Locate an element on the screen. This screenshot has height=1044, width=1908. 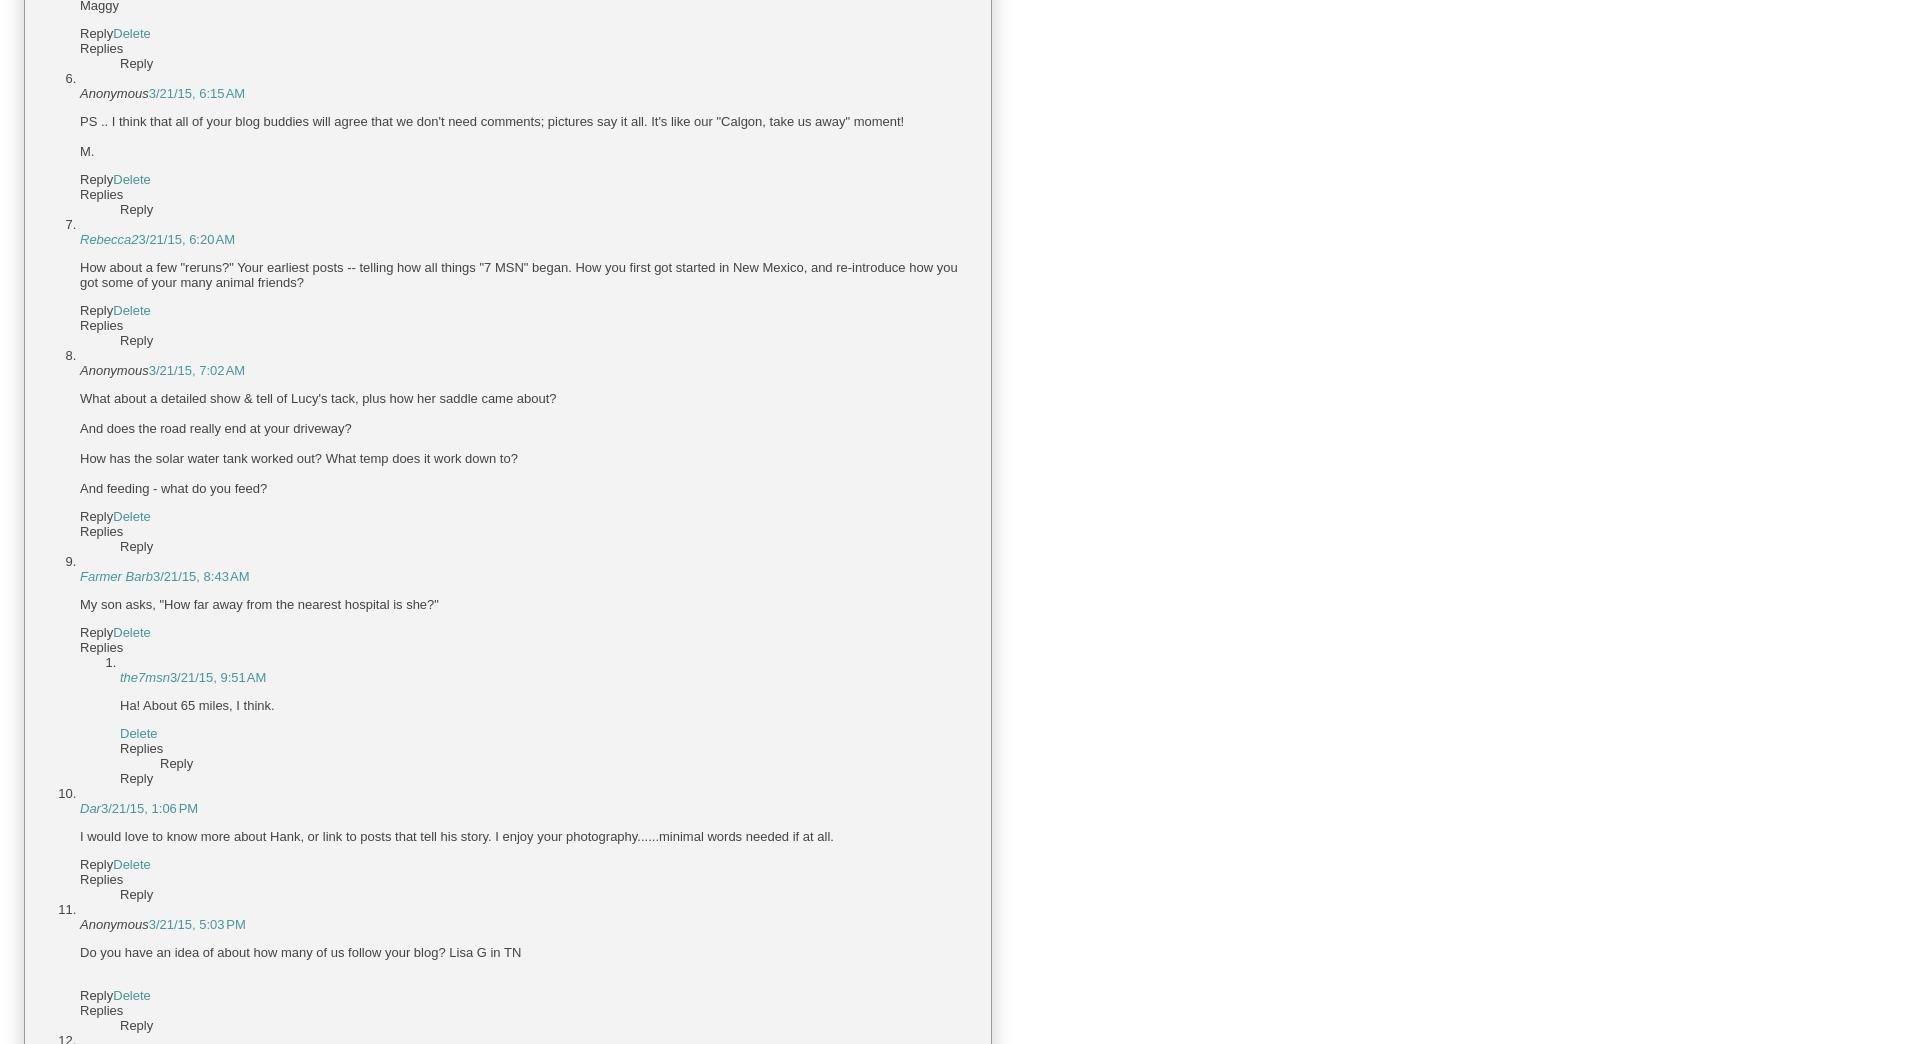
'M.' is located at coordinates (86, 150).